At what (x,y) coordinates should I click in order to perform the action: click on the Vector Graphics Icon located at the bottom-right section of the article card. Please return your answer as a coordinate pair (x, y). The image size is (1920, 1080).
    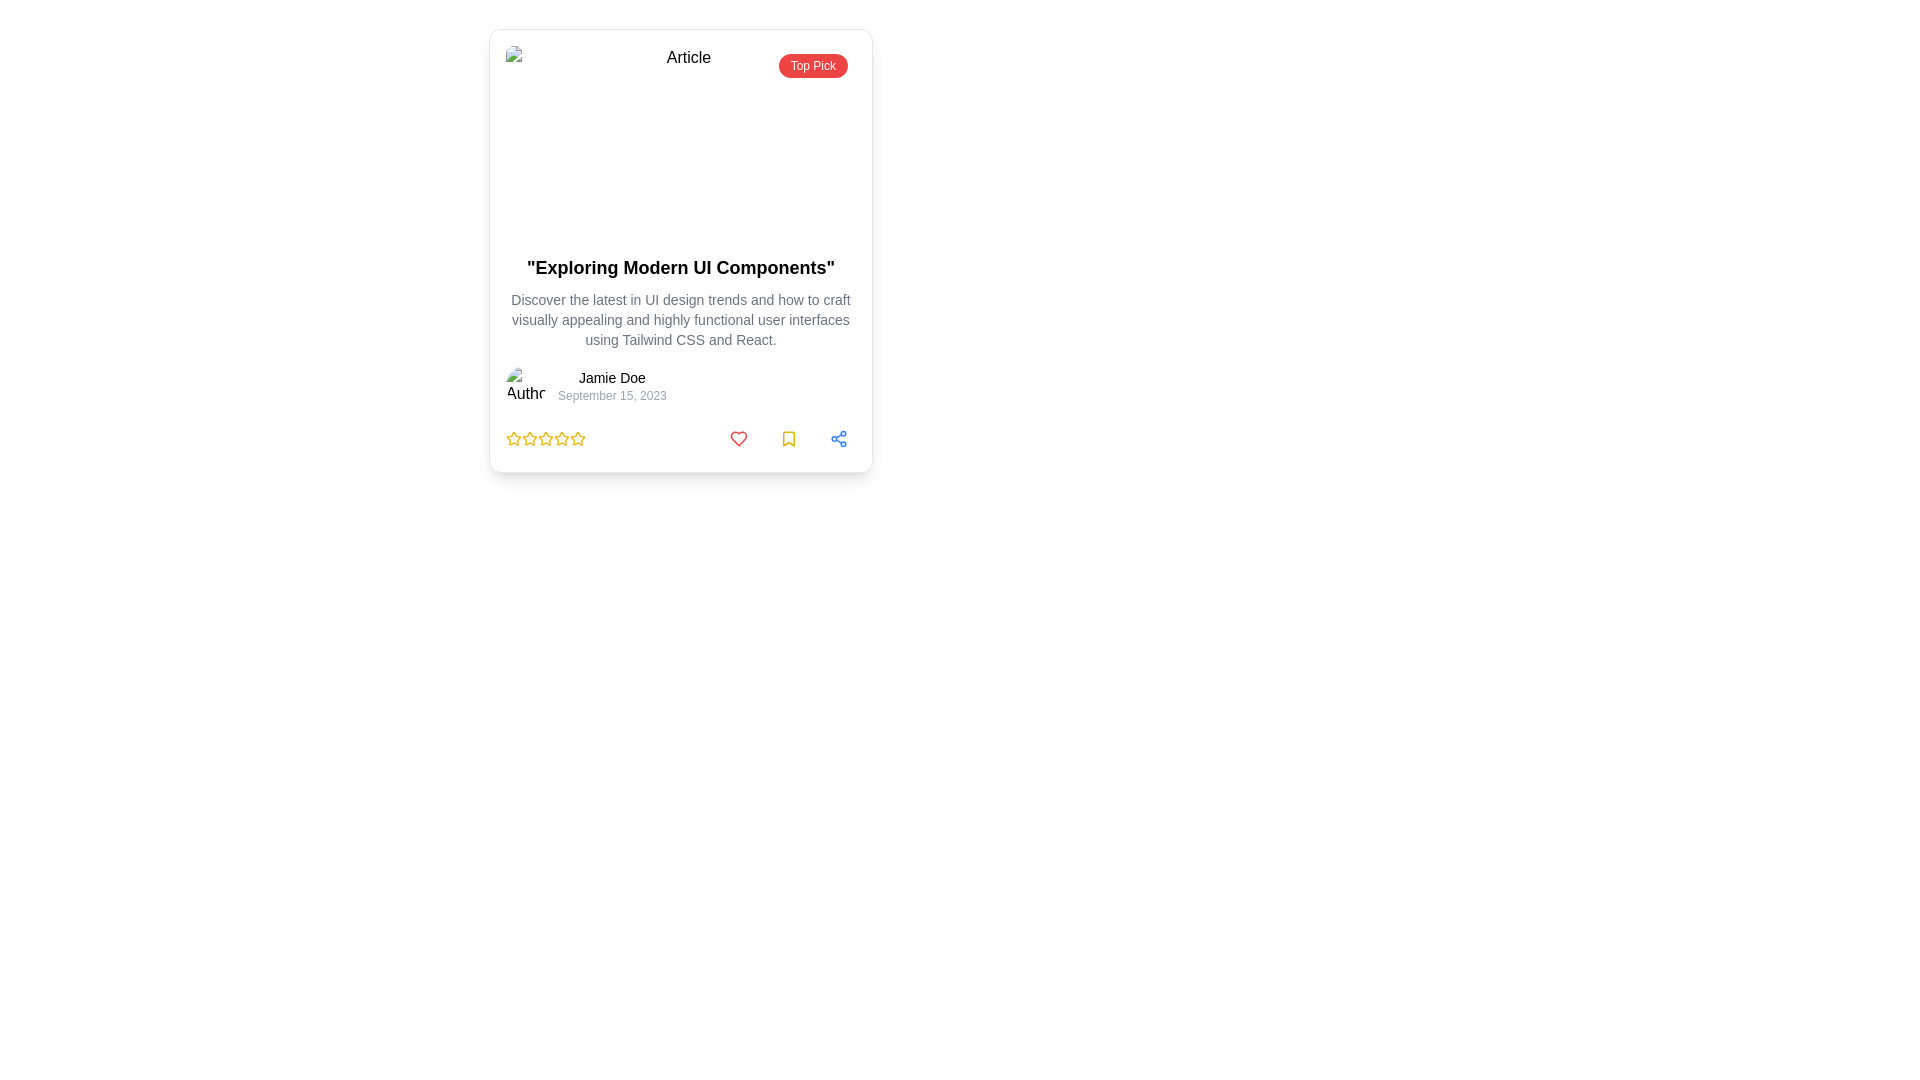
    Looking at the image, I should click on (787, 438).